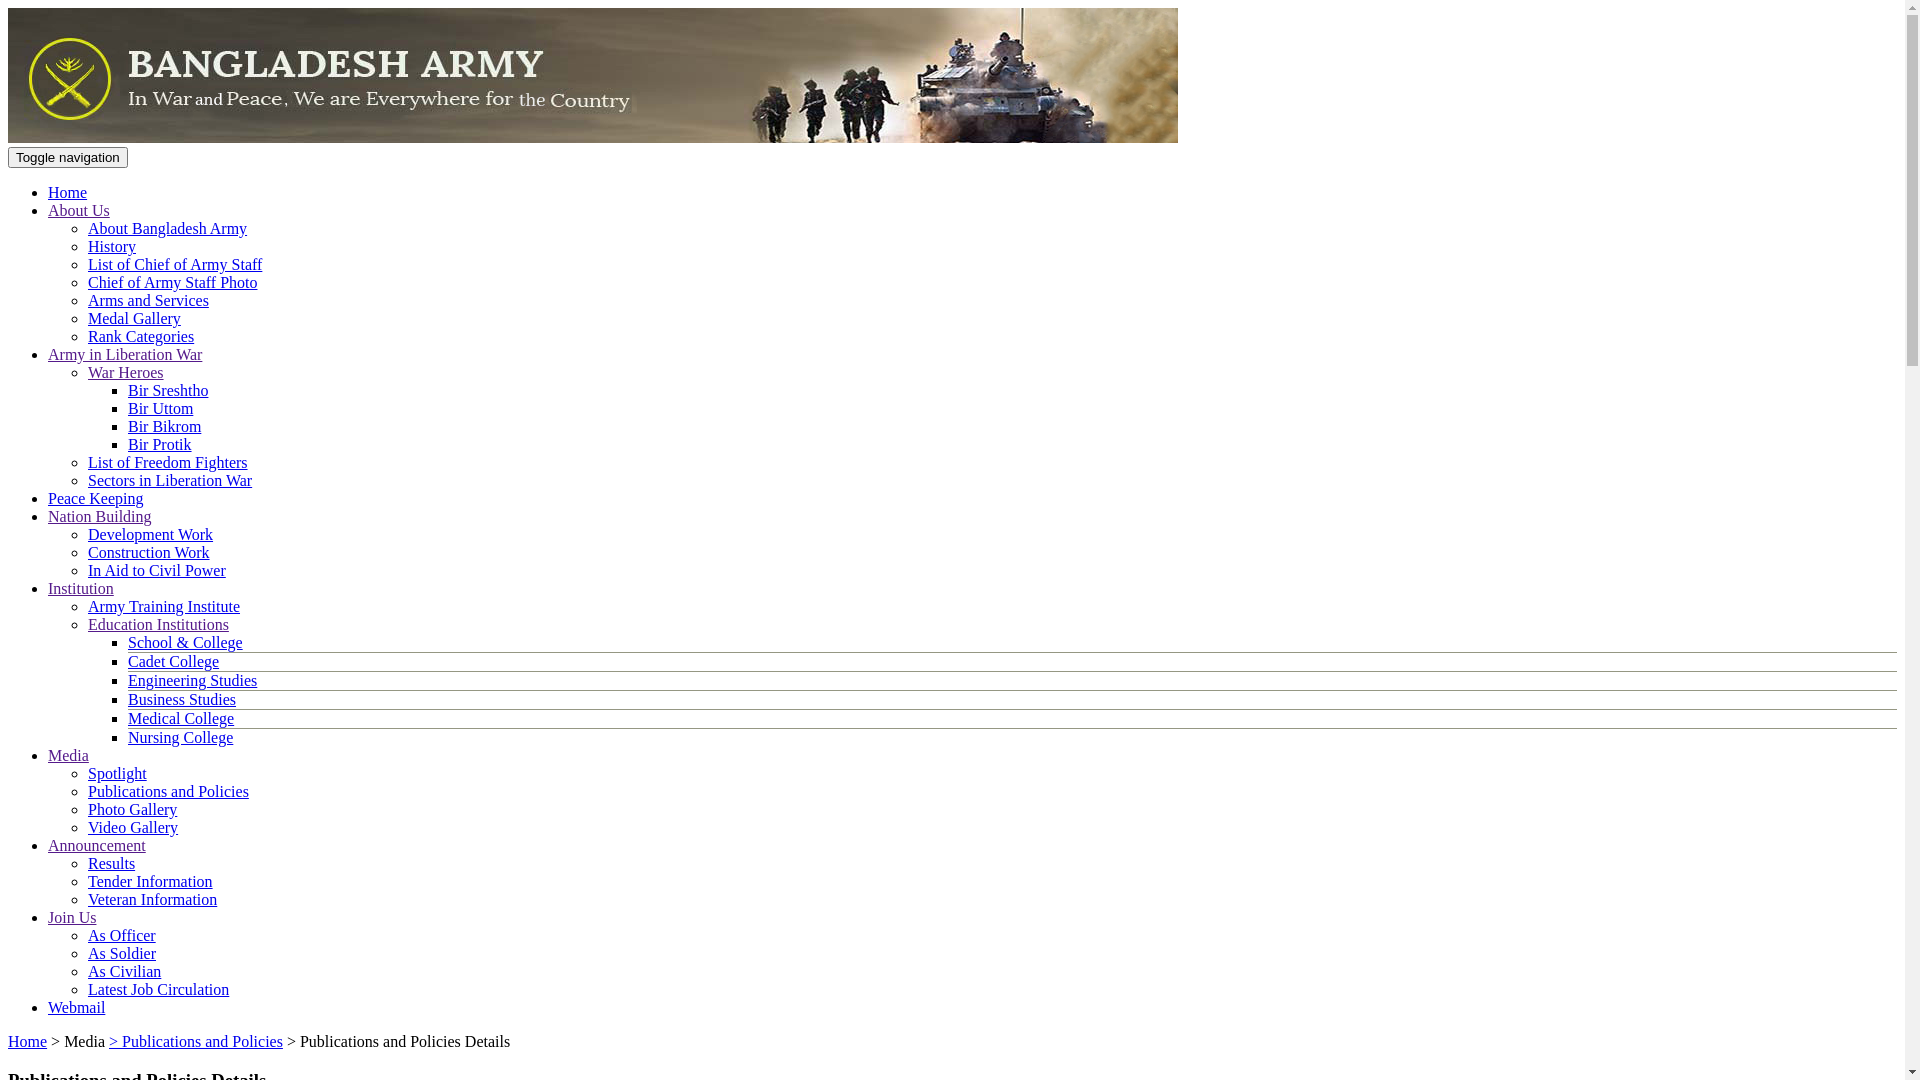  Describe the element at coordinates (131, 808) in the screenshot. I see `'Photo Gallery'` at that location.